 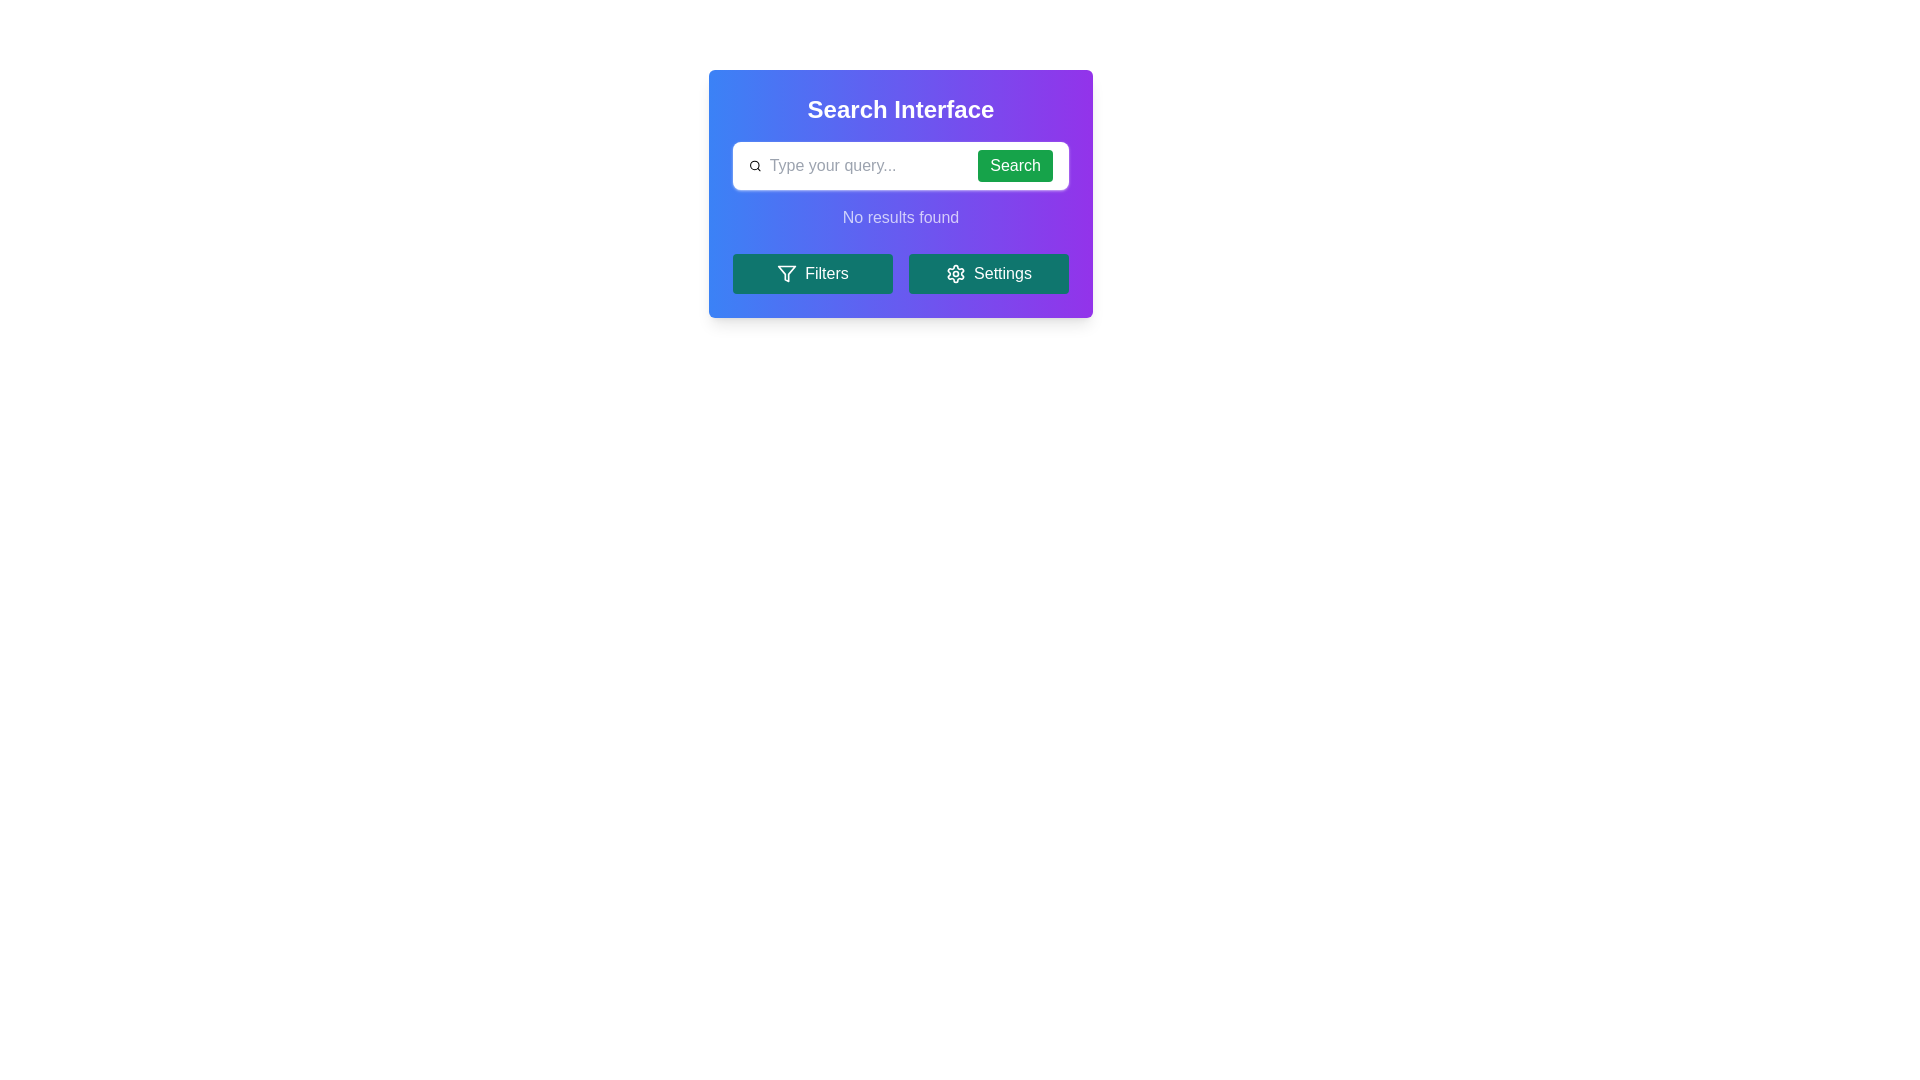 What do you see at coordinates (988, 273) in the screenshot?
I see `the settings button located to the right of the 'Filters' button in the grid layout` at bounding box center [988, 273].